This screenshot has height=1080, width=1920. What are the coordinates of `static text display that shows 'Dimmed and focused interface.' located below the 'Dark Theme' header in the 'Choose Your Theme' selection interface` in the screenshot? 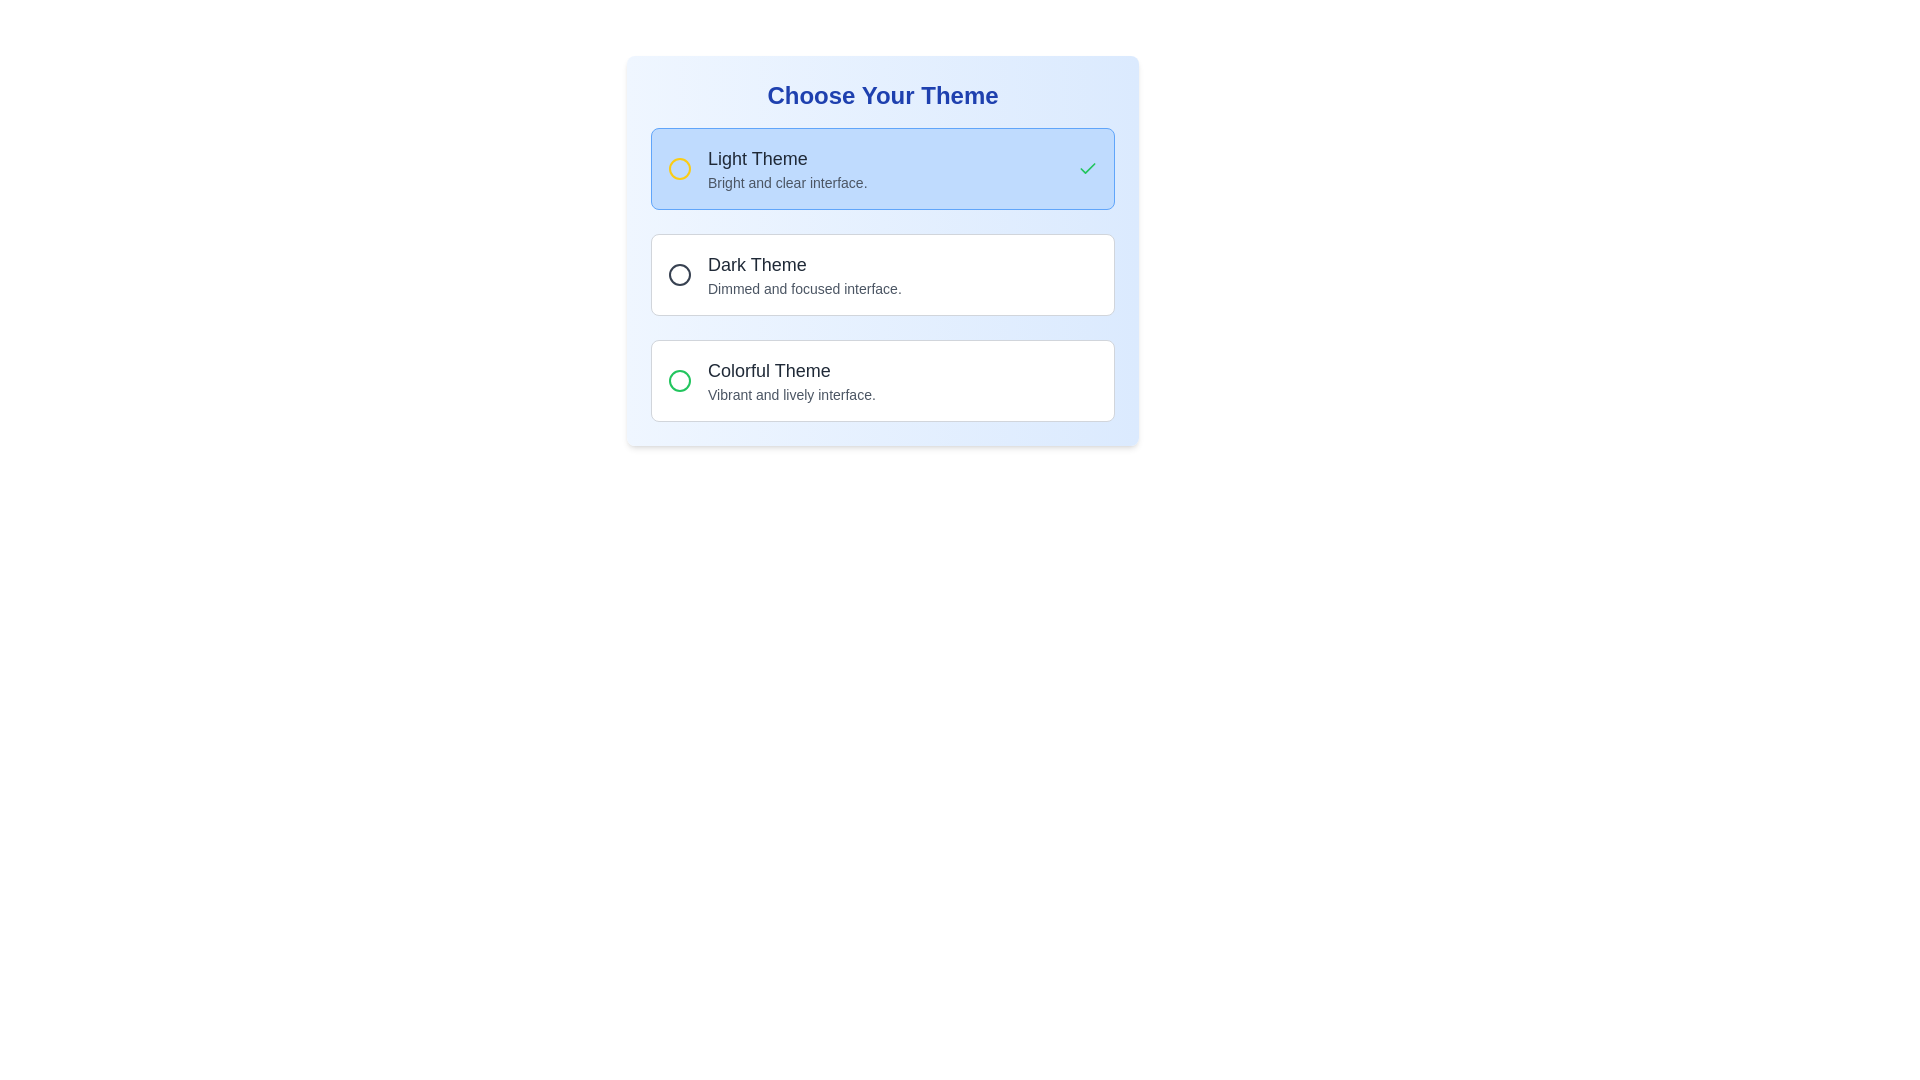 It's located at (804, 289).